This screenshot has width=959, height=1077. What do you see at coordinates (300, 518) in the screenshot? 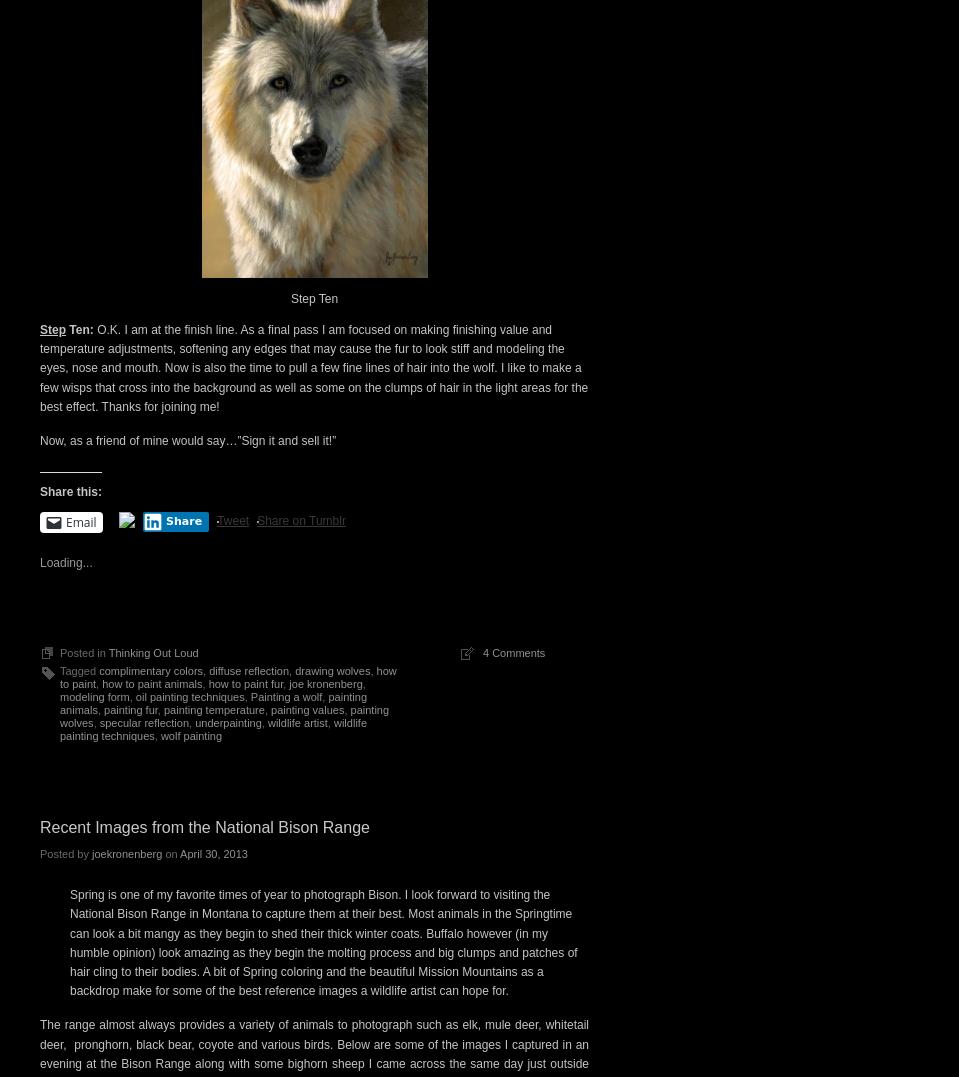
I see `'Share on Tumblr'` at bounding box center [300, 518].